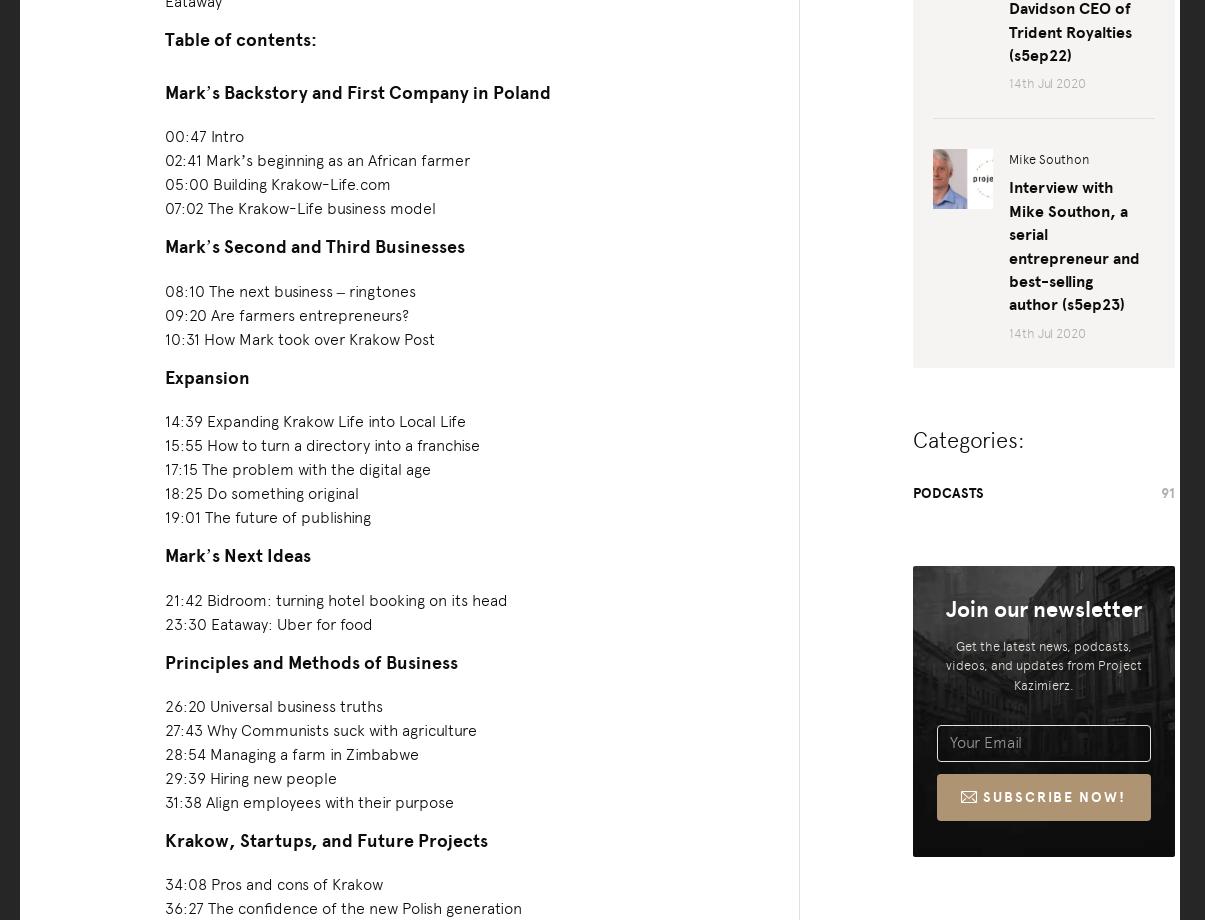 The width and height of the screenshot is (1205, 920). Describe the element at coordinates (307, 801) in the screenshot. I see `'31:38 Align employees with their purpose'` at that location.